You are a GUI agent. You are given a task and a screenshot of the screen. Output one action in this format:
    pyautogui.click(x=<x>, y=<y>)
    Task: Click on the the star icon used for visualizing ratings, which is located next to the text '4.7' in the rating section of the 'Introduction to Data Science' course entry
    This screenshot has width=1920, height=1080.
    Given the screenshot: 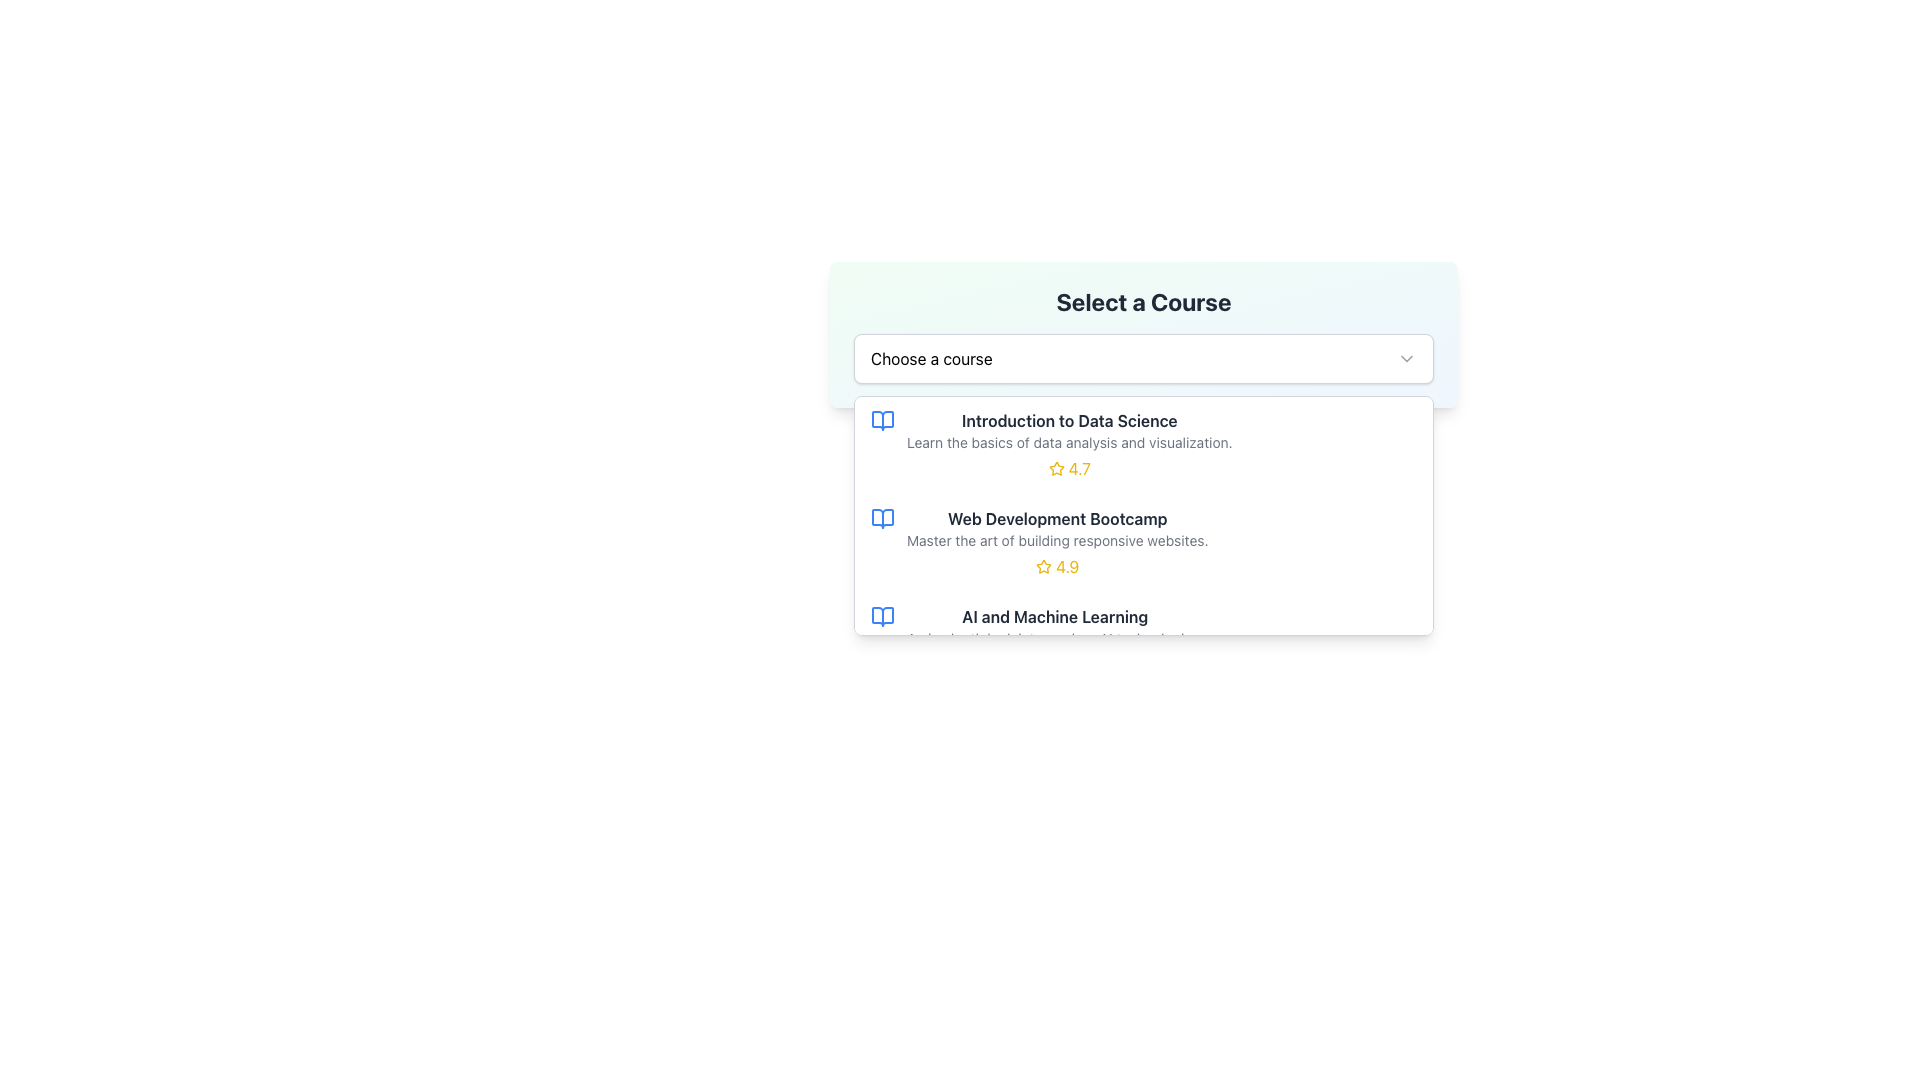 What is the action you would take?
    pyautogui.click(x=1055, y=469)
    